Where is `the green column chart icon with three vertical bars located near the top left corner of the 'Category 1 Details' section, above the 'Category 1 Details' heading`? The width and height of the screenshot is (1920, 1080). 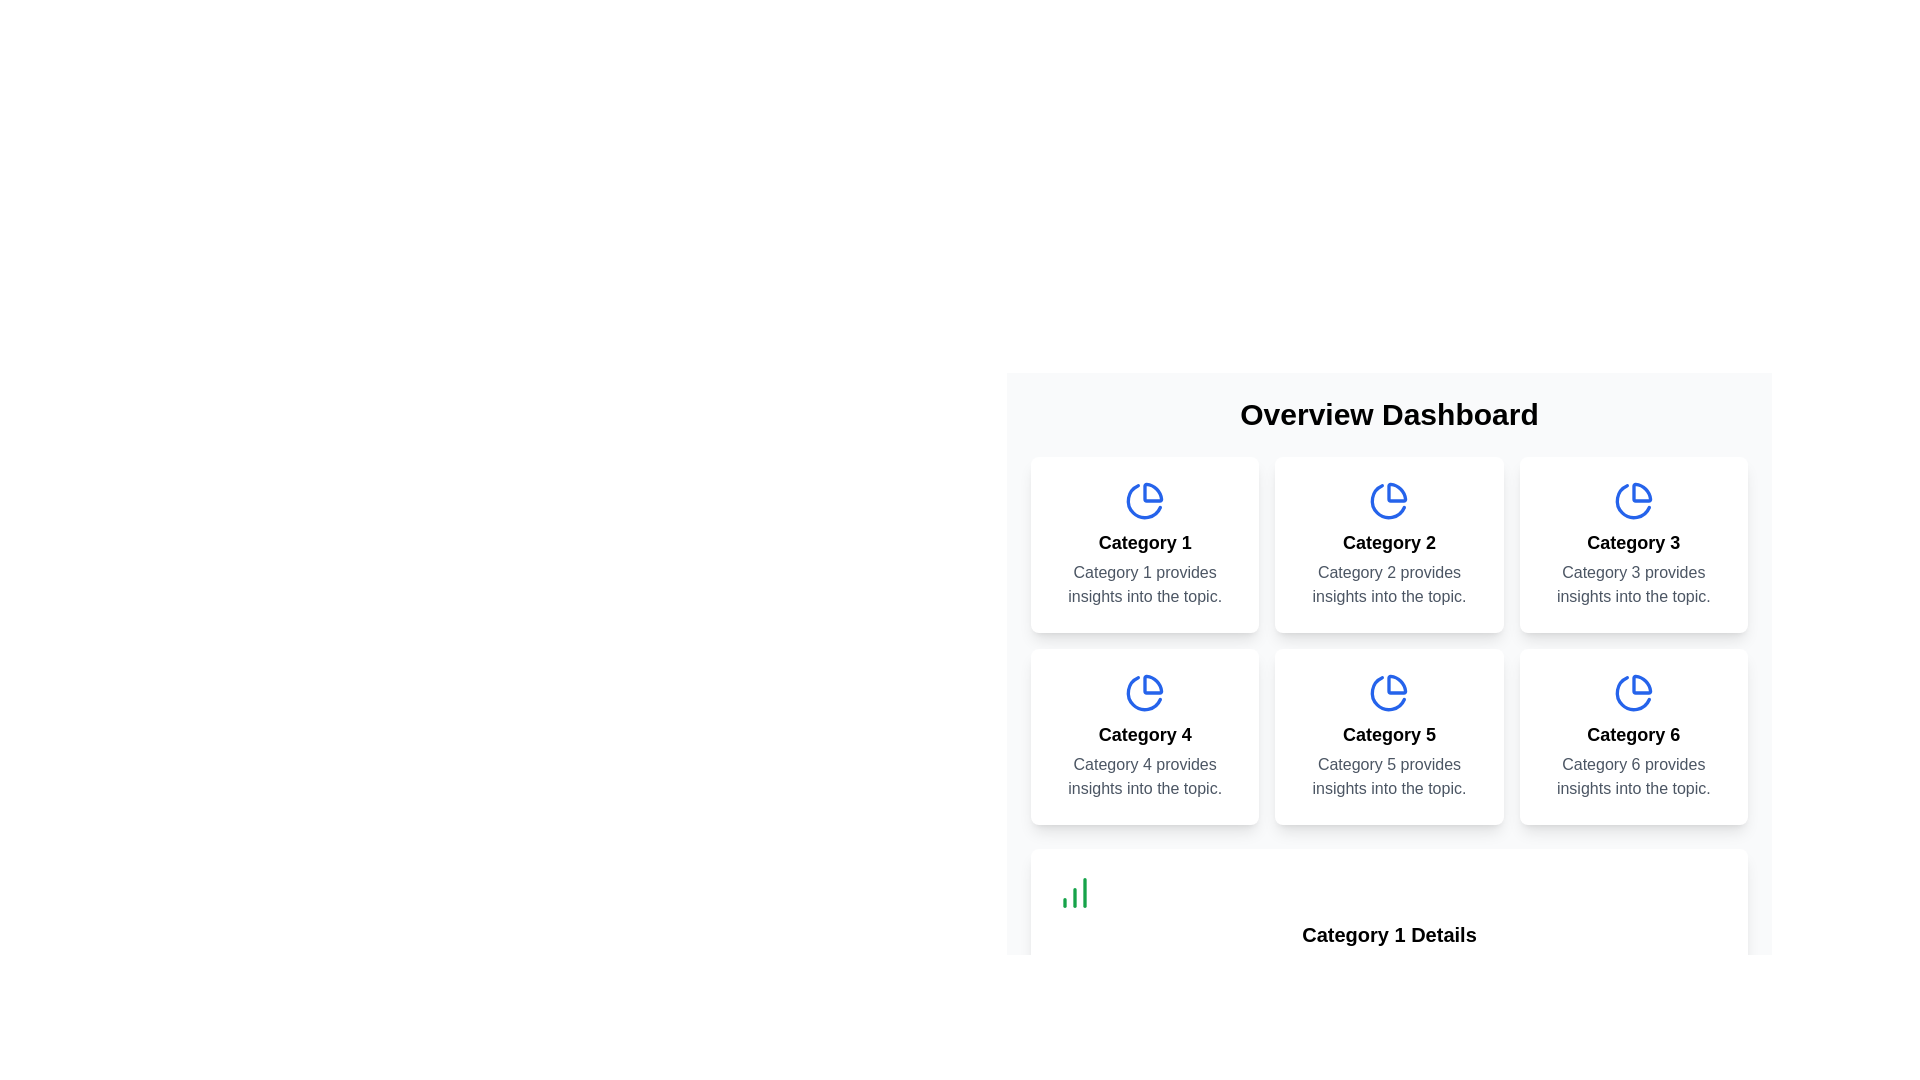 the green column chart icon with three vertical bars located near the top left corner of the 'Category 1 Details' section, above the 'Category 1 Details' heading is located at coordinates (1074, 892).